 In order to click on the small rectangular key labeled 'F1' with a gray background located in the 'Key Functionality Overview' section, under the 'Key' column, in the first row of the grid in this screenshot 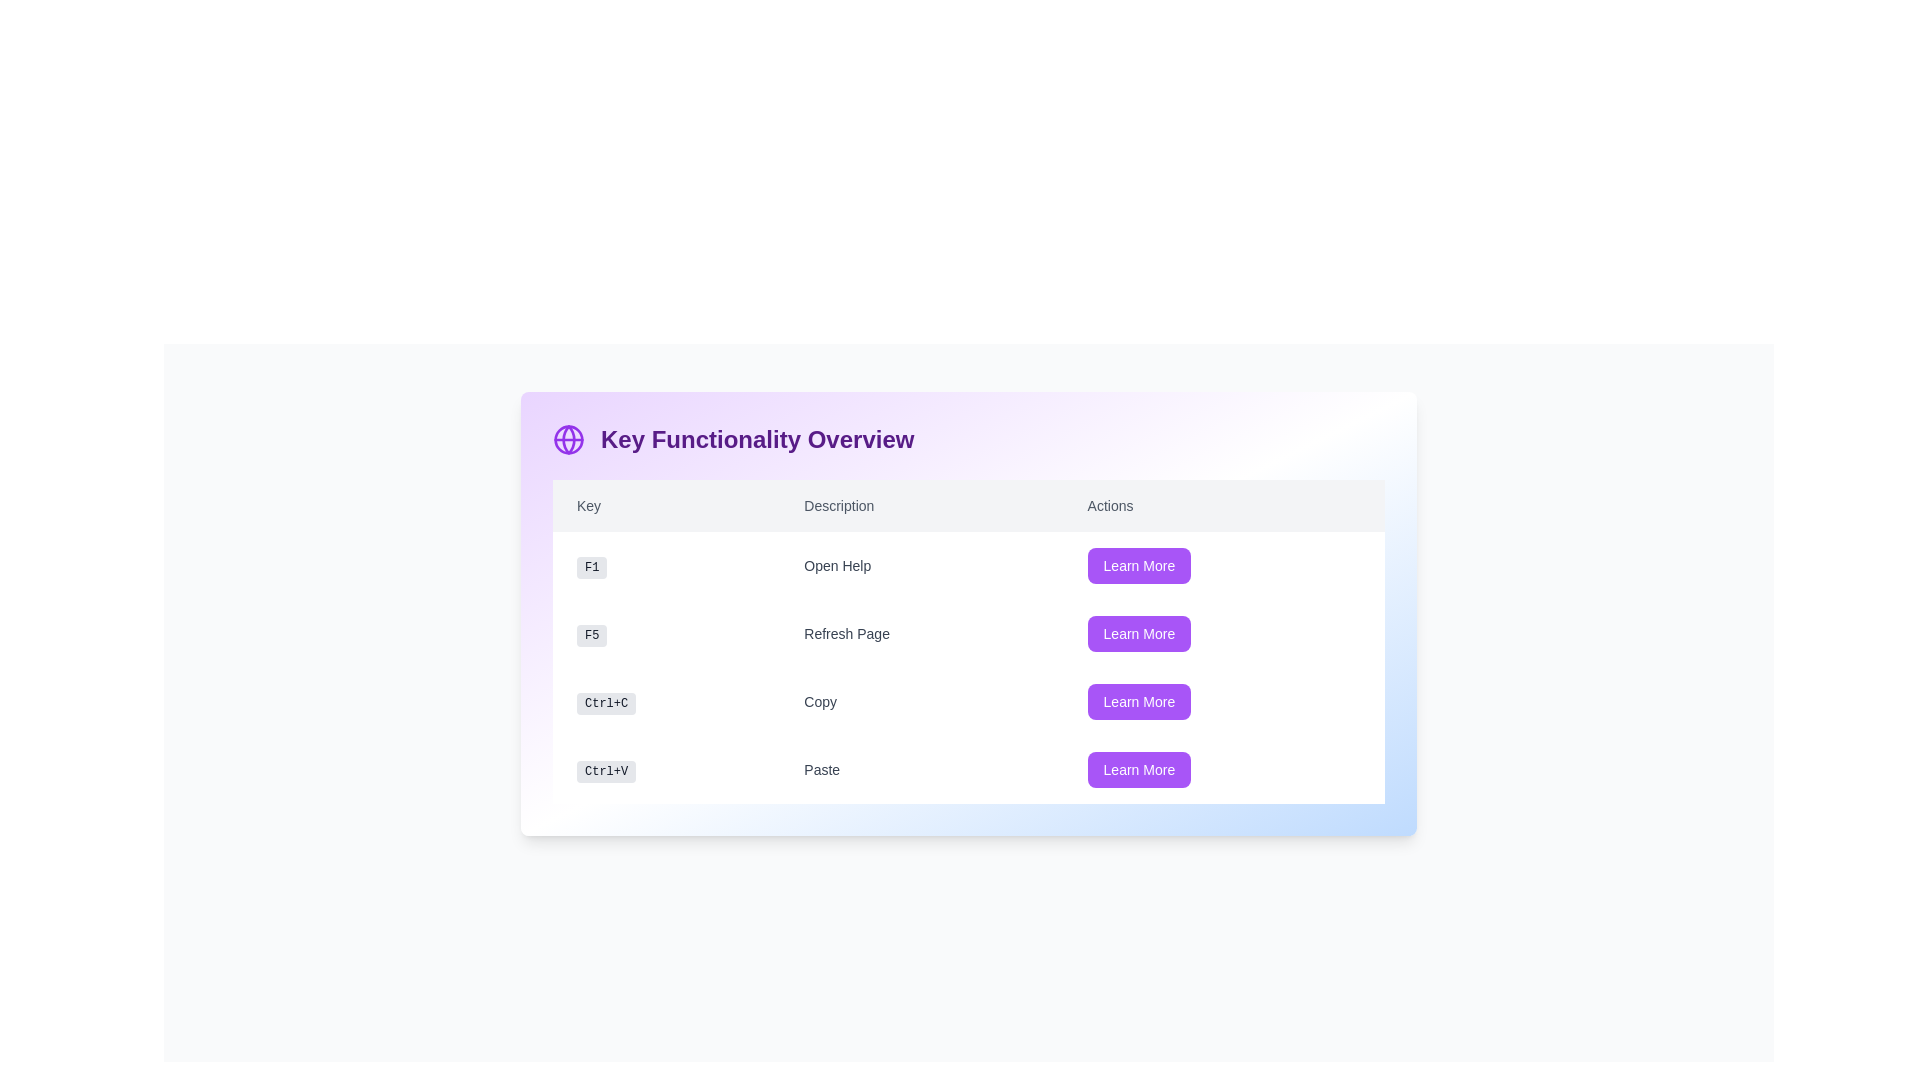, I will do `click(591, 567)`.